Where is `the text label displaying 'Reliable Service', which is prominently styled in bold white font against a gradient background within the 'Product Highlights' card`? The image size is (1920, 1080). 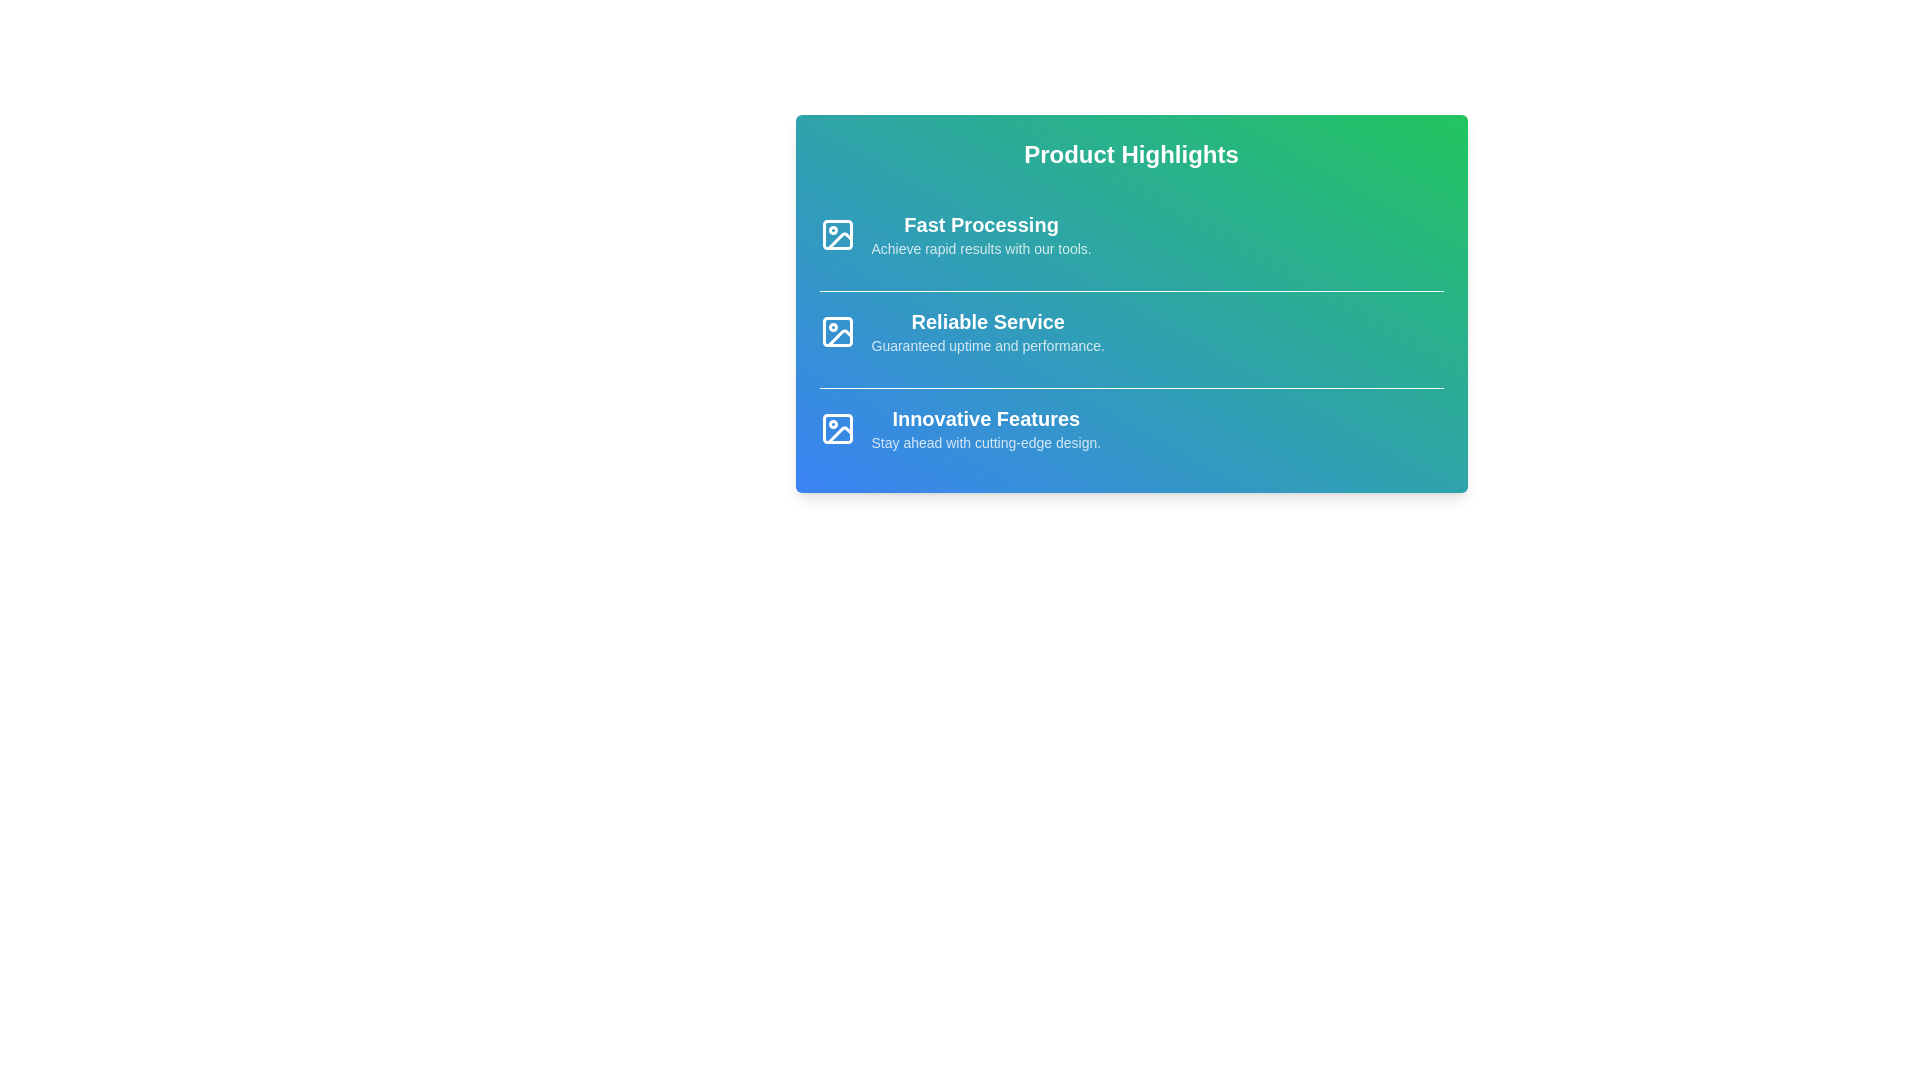 the text label displaying 'Reliable Service', which is prominently styled in bold white font against a gradient background within the 'Product Highlights' card is located at coordinates (988, 320).